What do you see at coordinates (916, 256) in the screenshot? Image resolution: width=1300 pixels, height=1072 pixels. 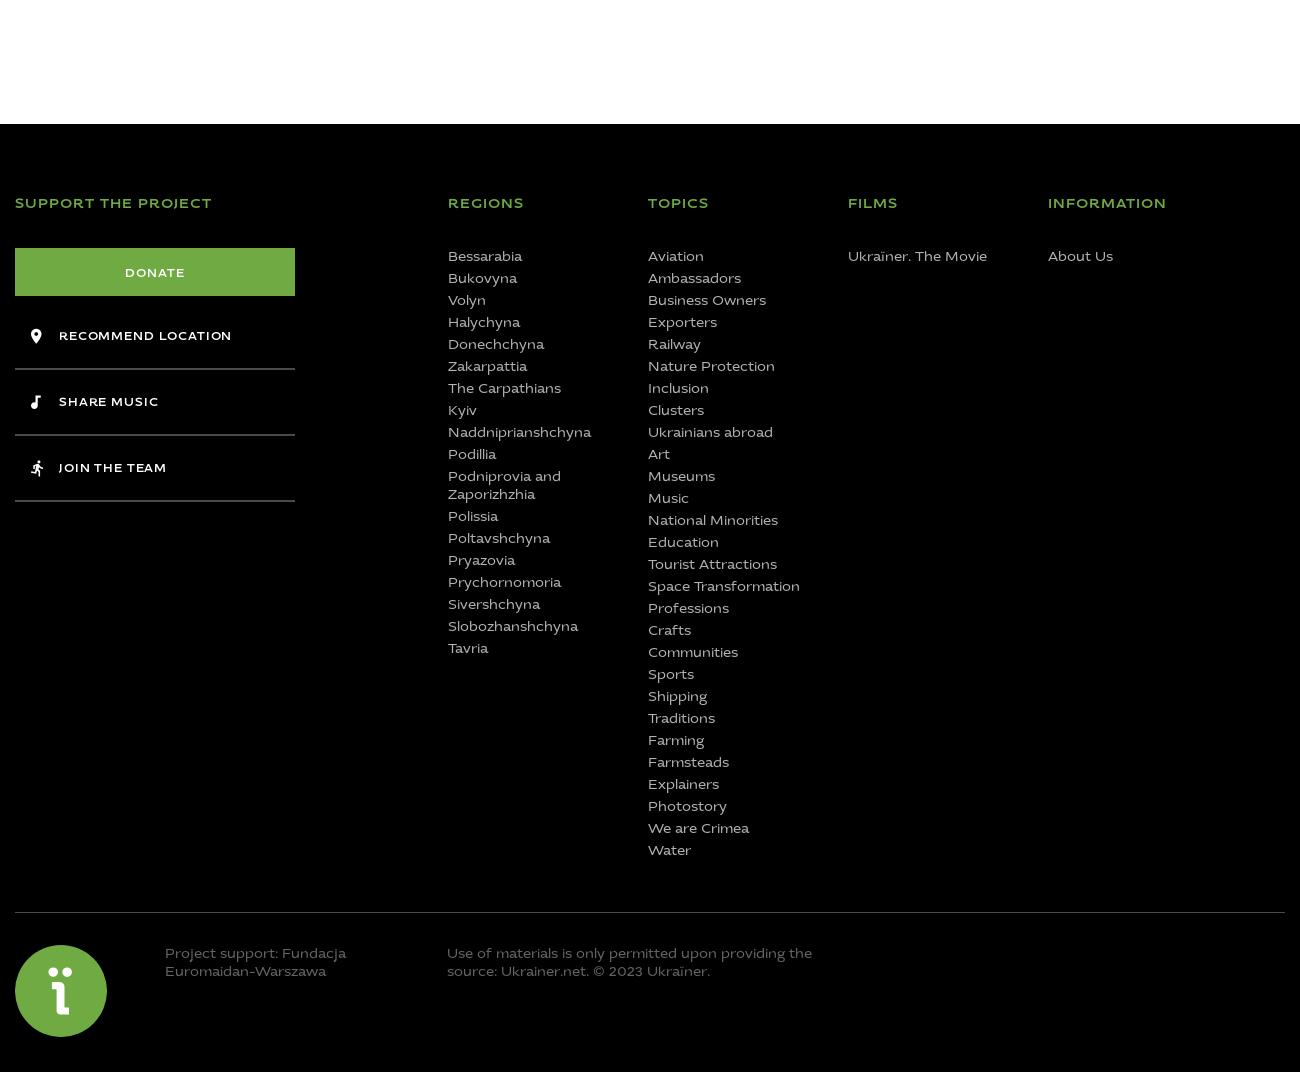 I see `'Ukraїner. The Movie'` at bounding box center [916, 256].